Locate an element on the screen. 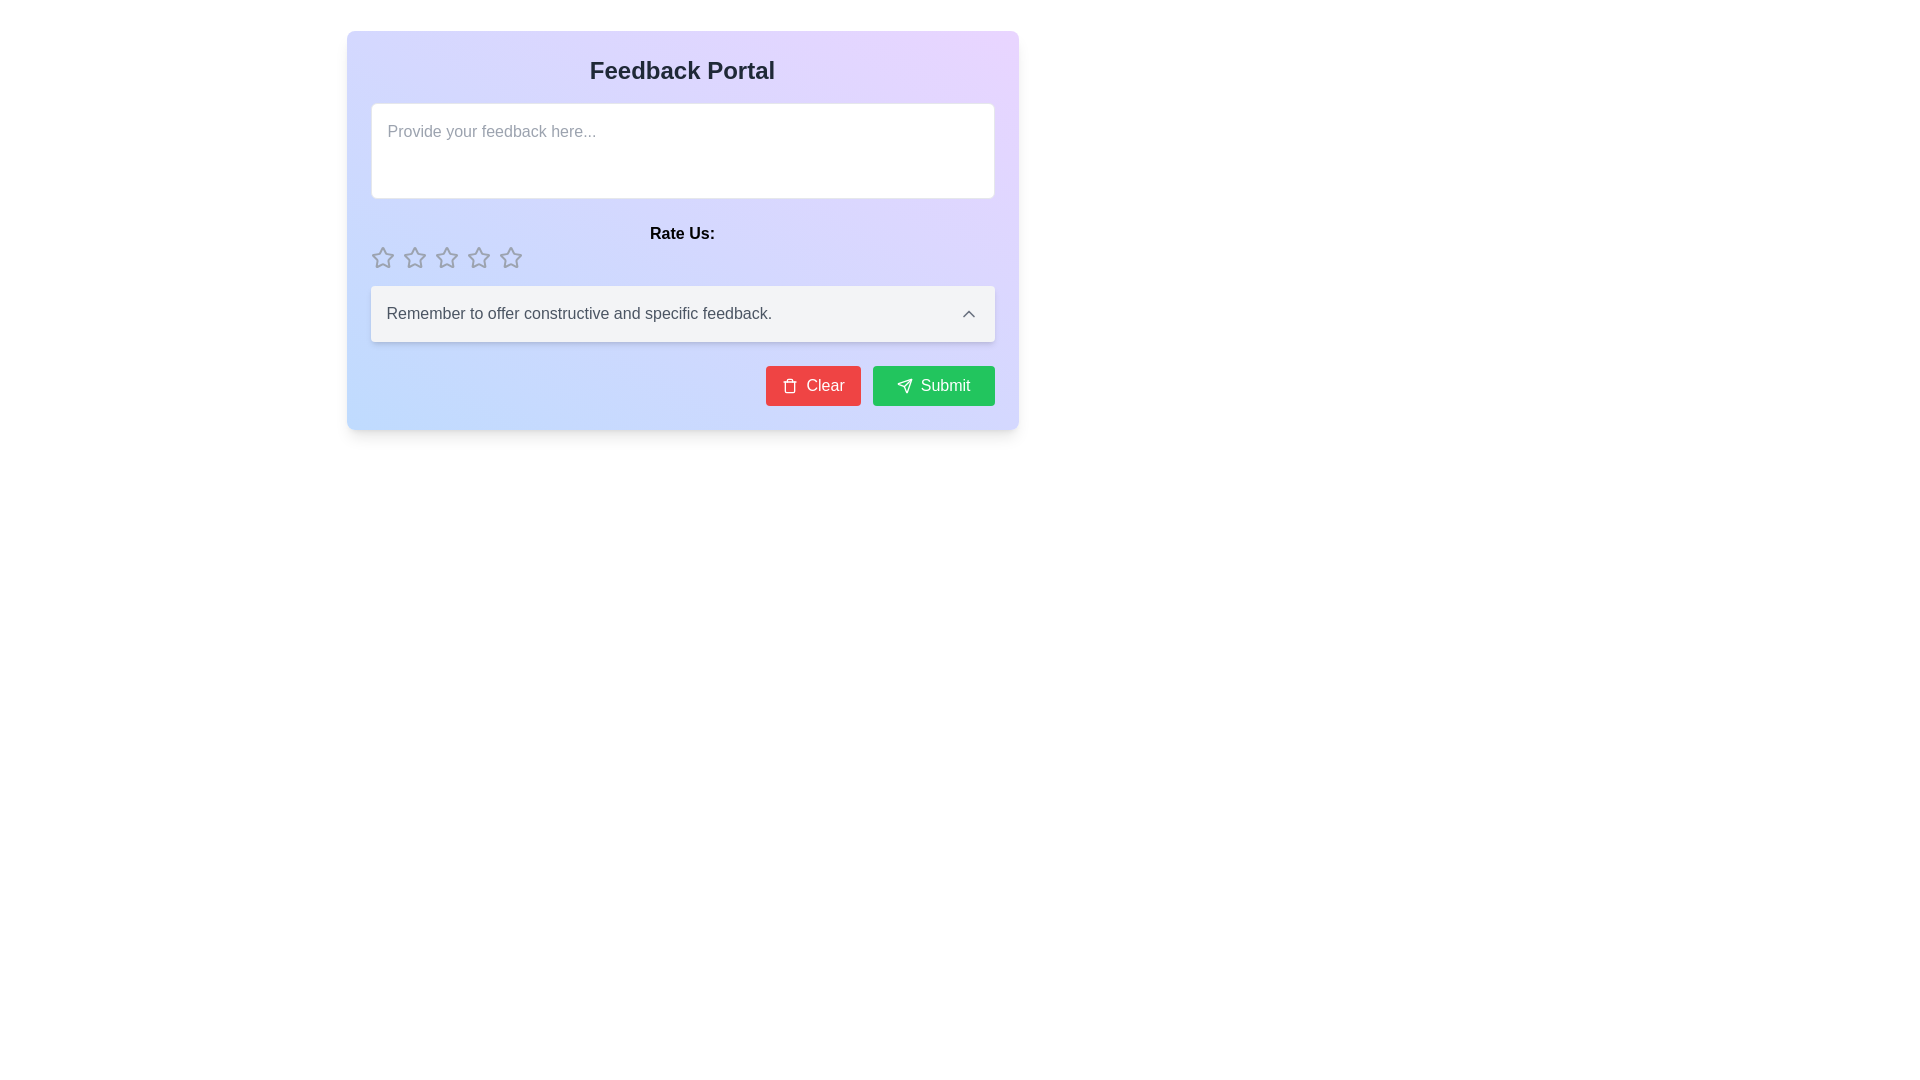 The width and height of the screenshot is (1920, 1080). the fourth star icon in the rating widget is located at coordinates (477, 256).